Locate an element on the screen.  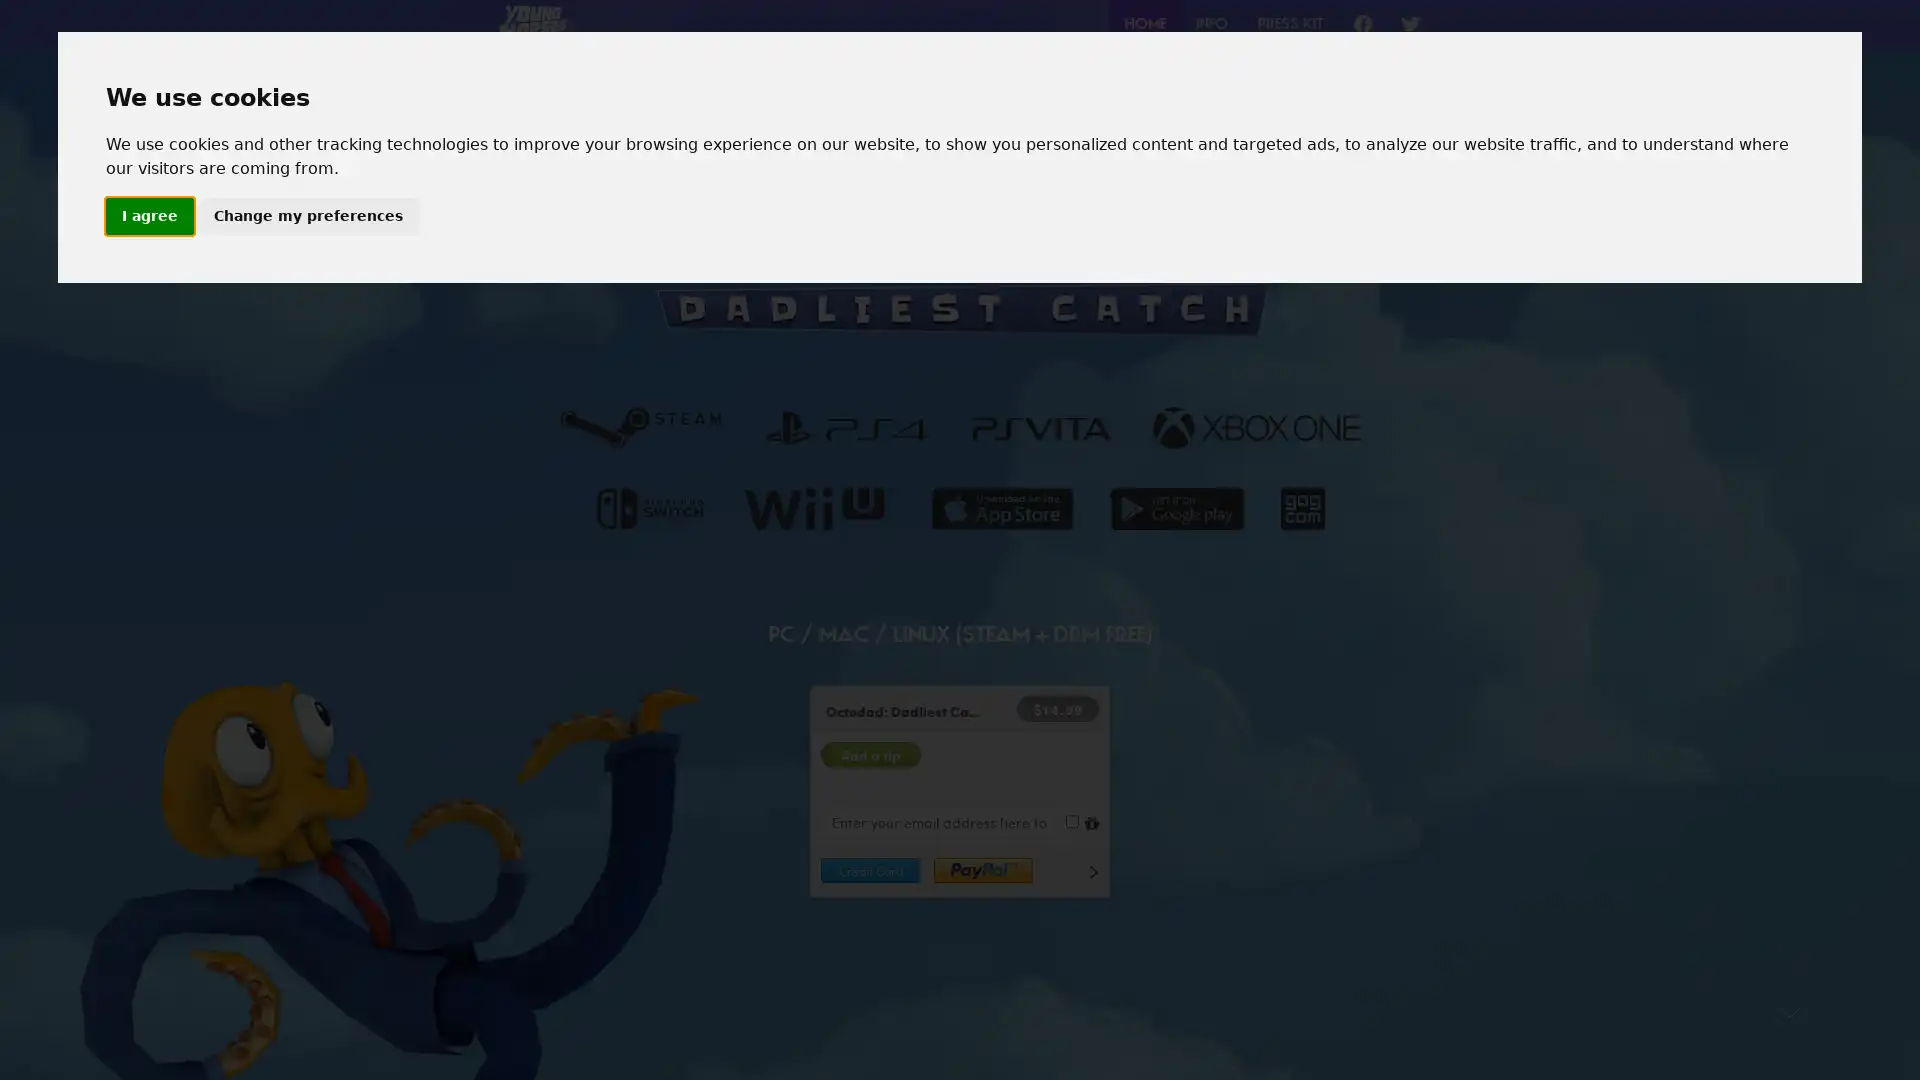
Change my preferences is located at coordinates (306, 216).